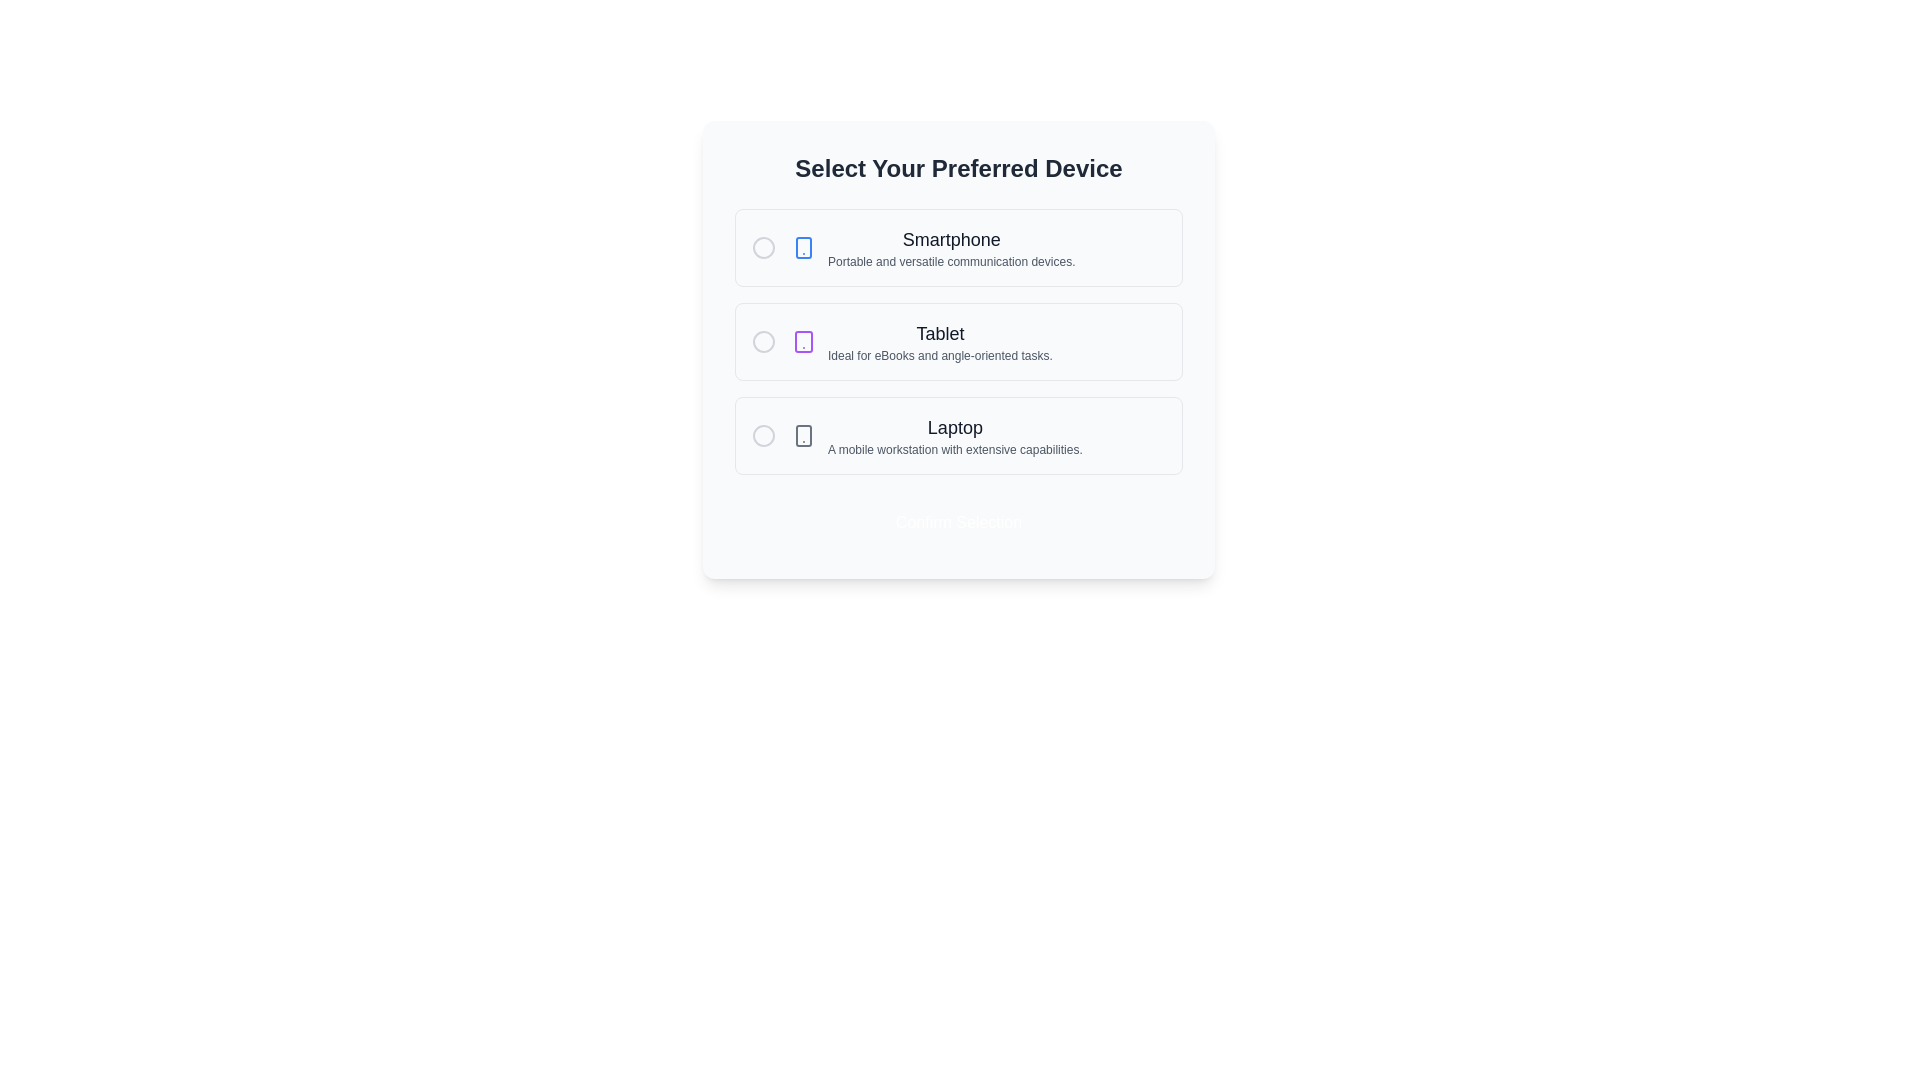  I want to click on text content of the descriptive text label that displays 'Portable and versatile communication devices.' located below the 'Smartphone' label, so click(950, 261).